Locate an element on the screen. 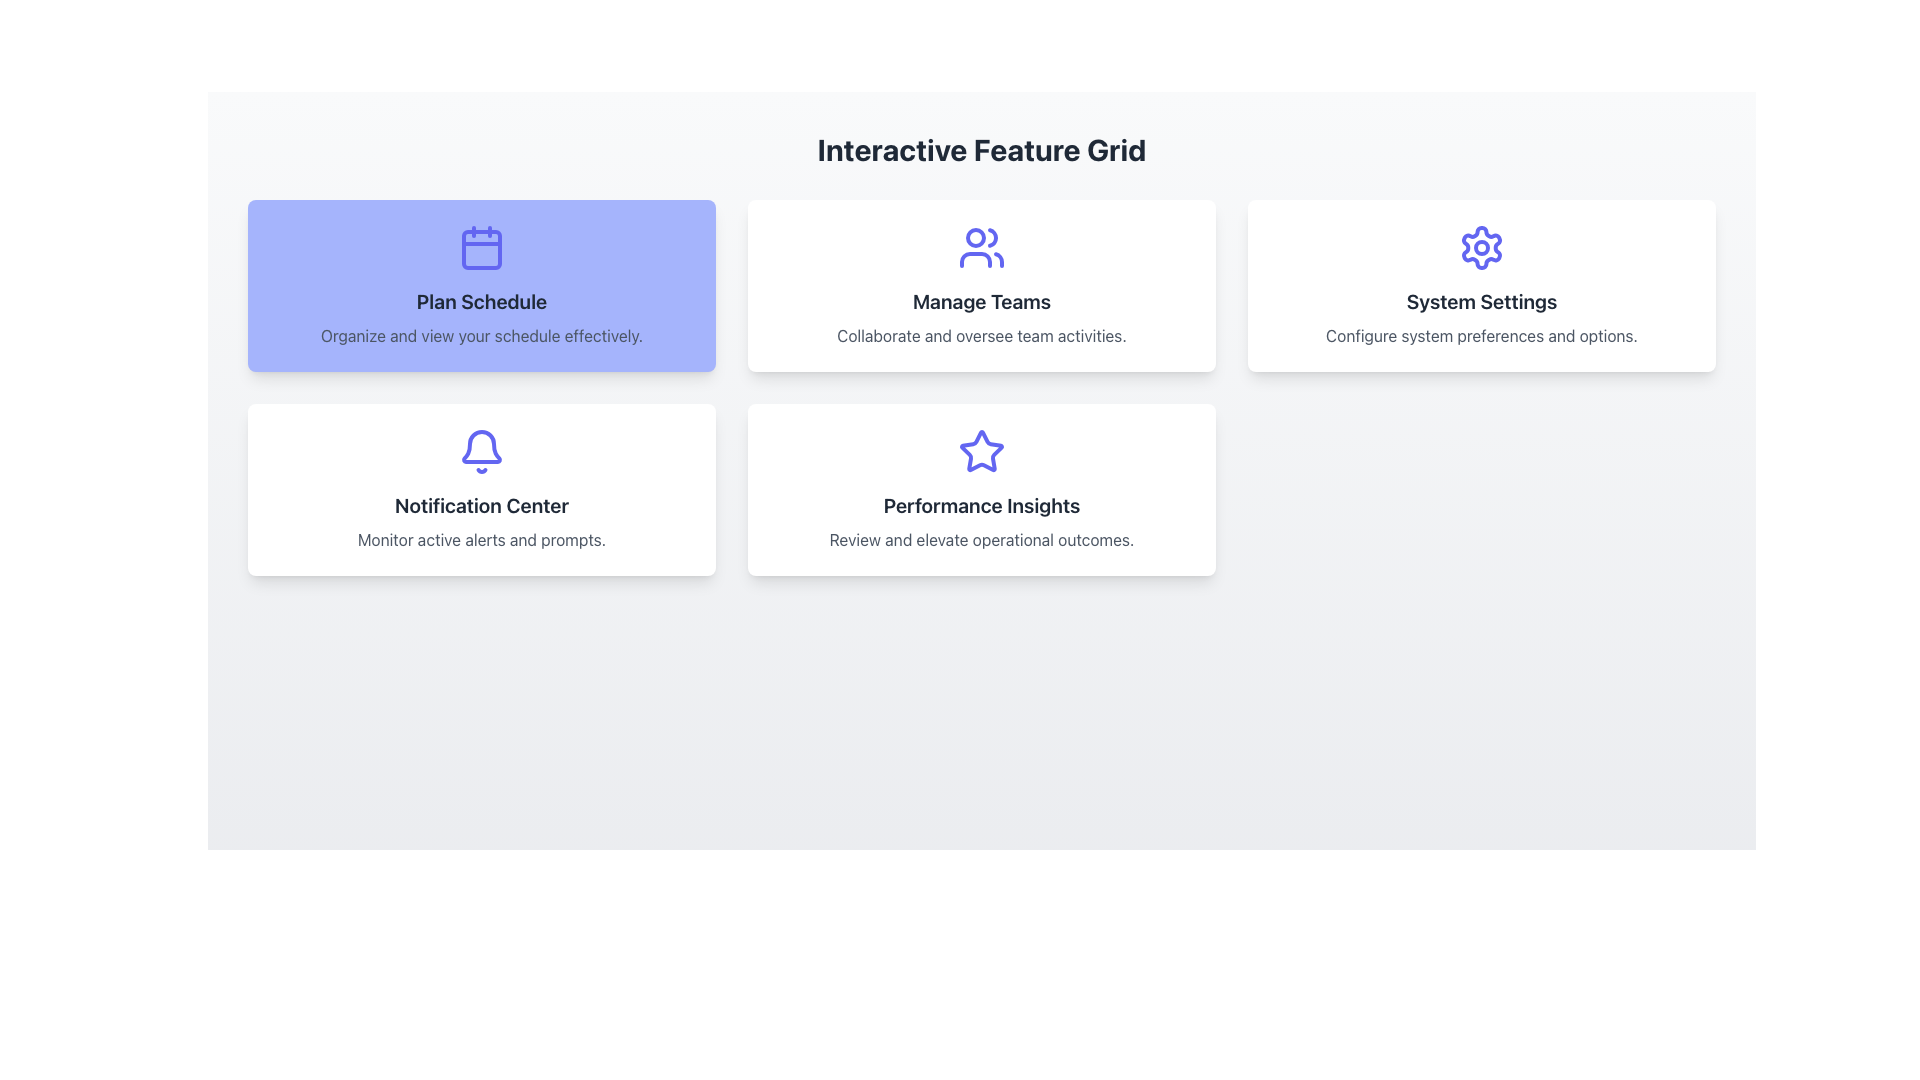 This screenshot has height=1080, width=1920. the Illustrative Icon (SVG) representing the 'Performance Insights' feature, located at the center of the card in the bottom row of the feature grid is located at coordinates (982, 451).